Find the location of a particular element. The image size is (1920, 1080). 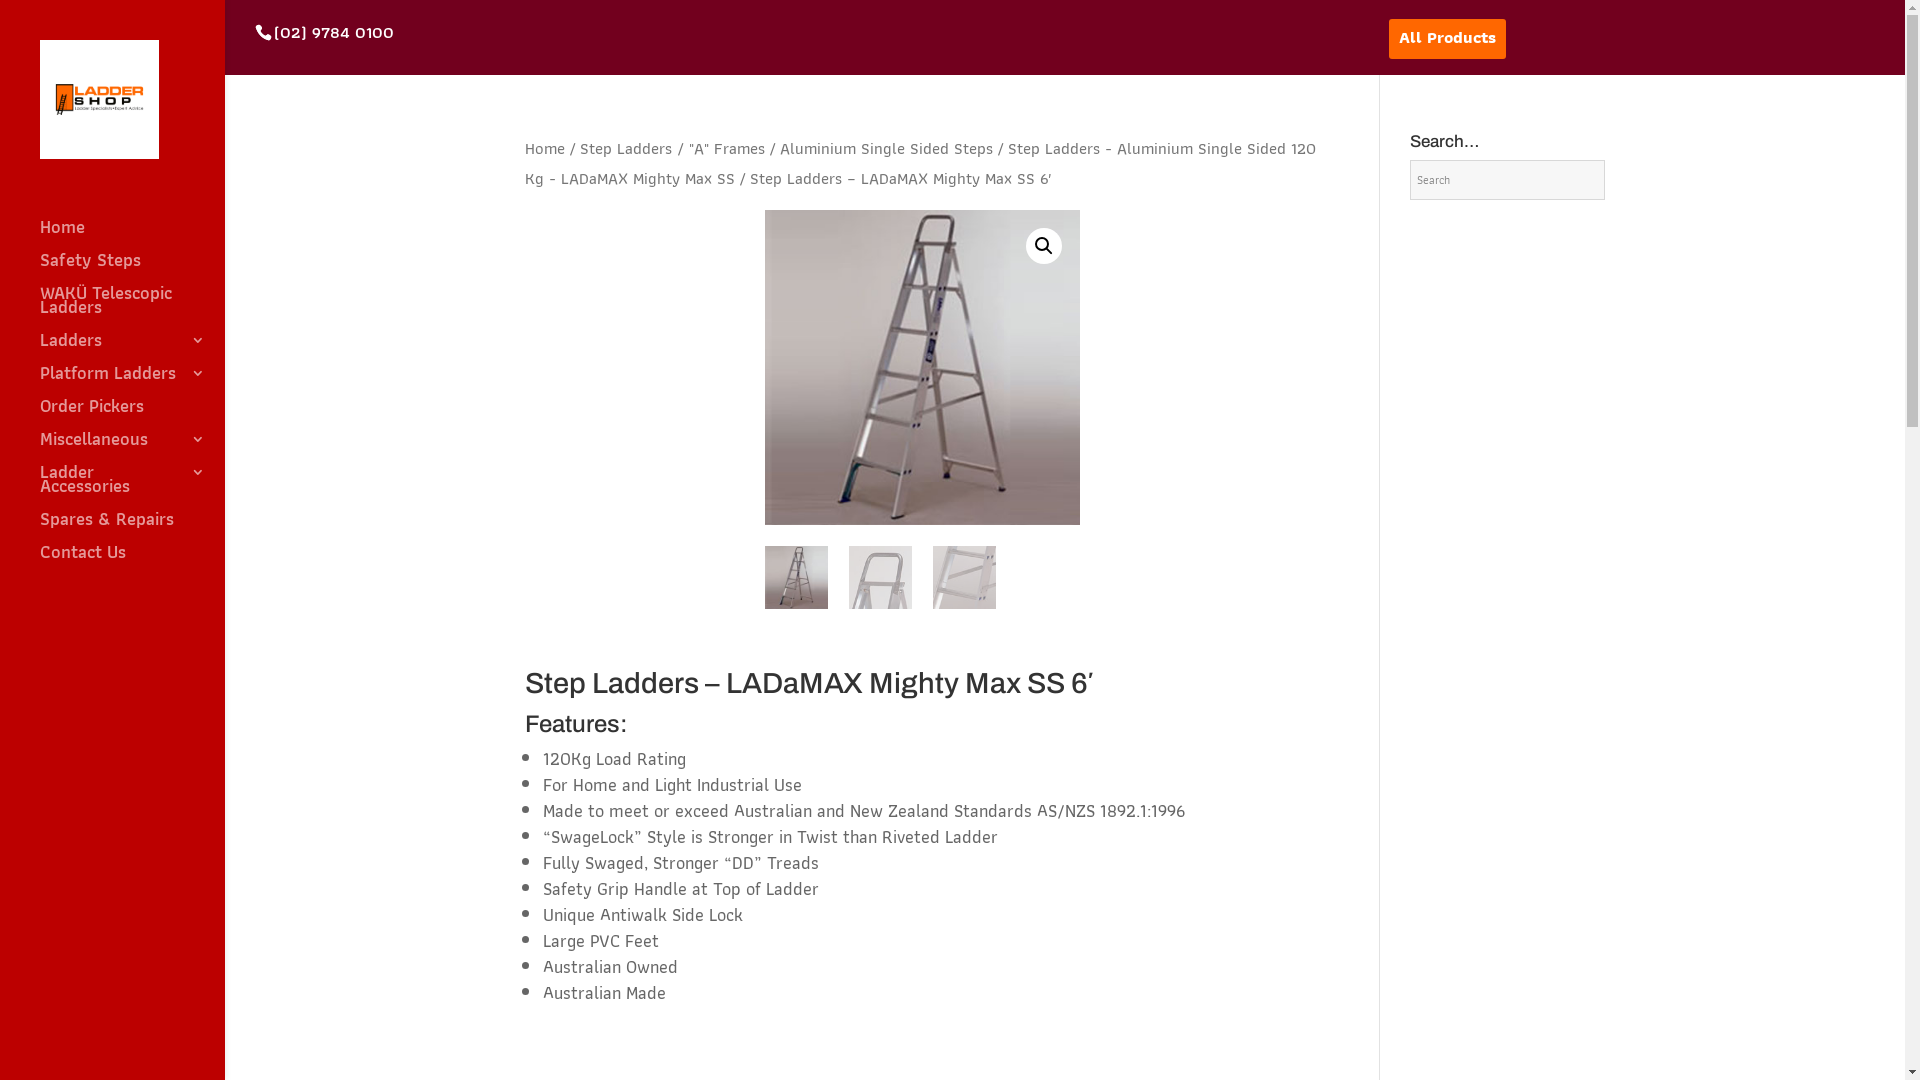

'Order Pickers' is located at coordinates (39, 414).